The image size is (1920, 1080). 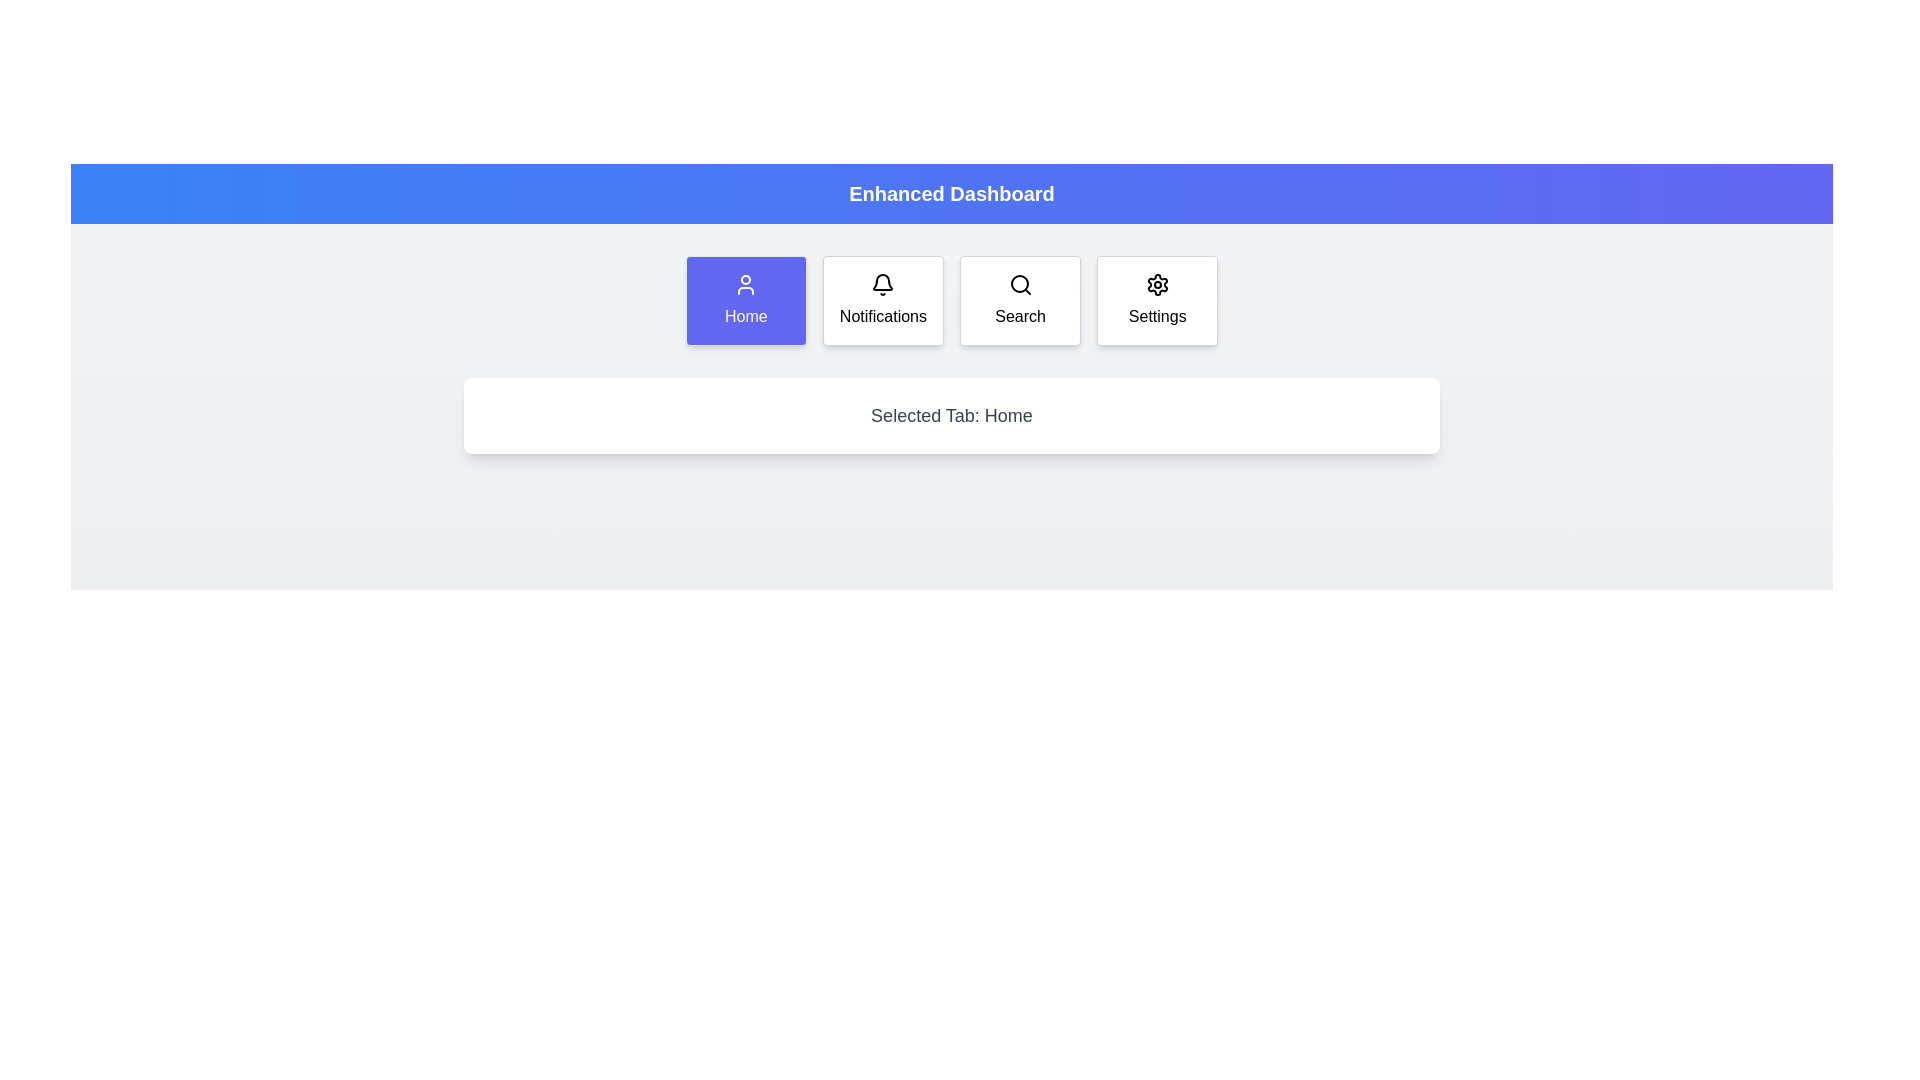 What do you see at coordinates (1020, 300) in the screenshot?
I see `the third button in a row of four buttons, located between the 'Notifications' and 'Settings' buttons, to provide visual feedback` at bounding box center [1020, 300].